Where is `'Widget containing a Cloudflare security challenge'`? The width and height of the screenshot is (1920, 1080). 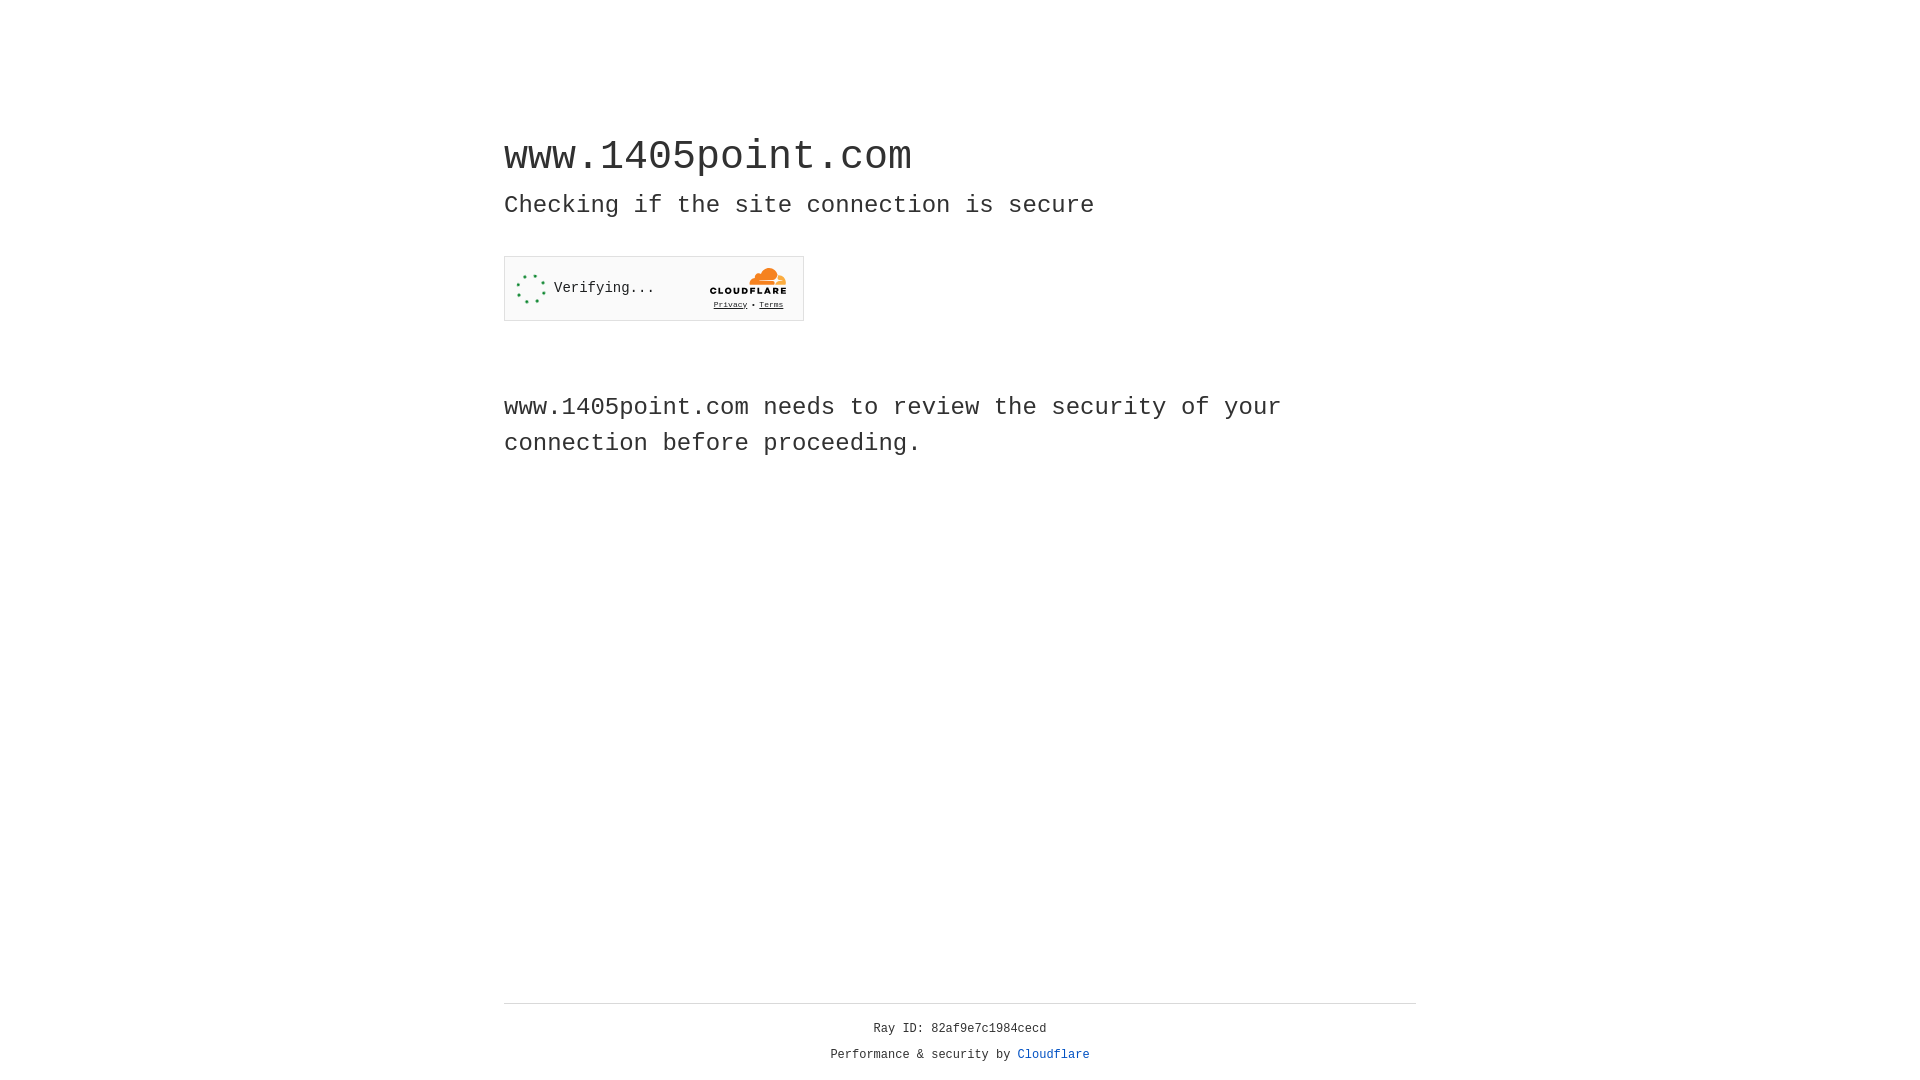 'Widget containing a Cloudflare security challenge' is located at coordinates (653, 288).